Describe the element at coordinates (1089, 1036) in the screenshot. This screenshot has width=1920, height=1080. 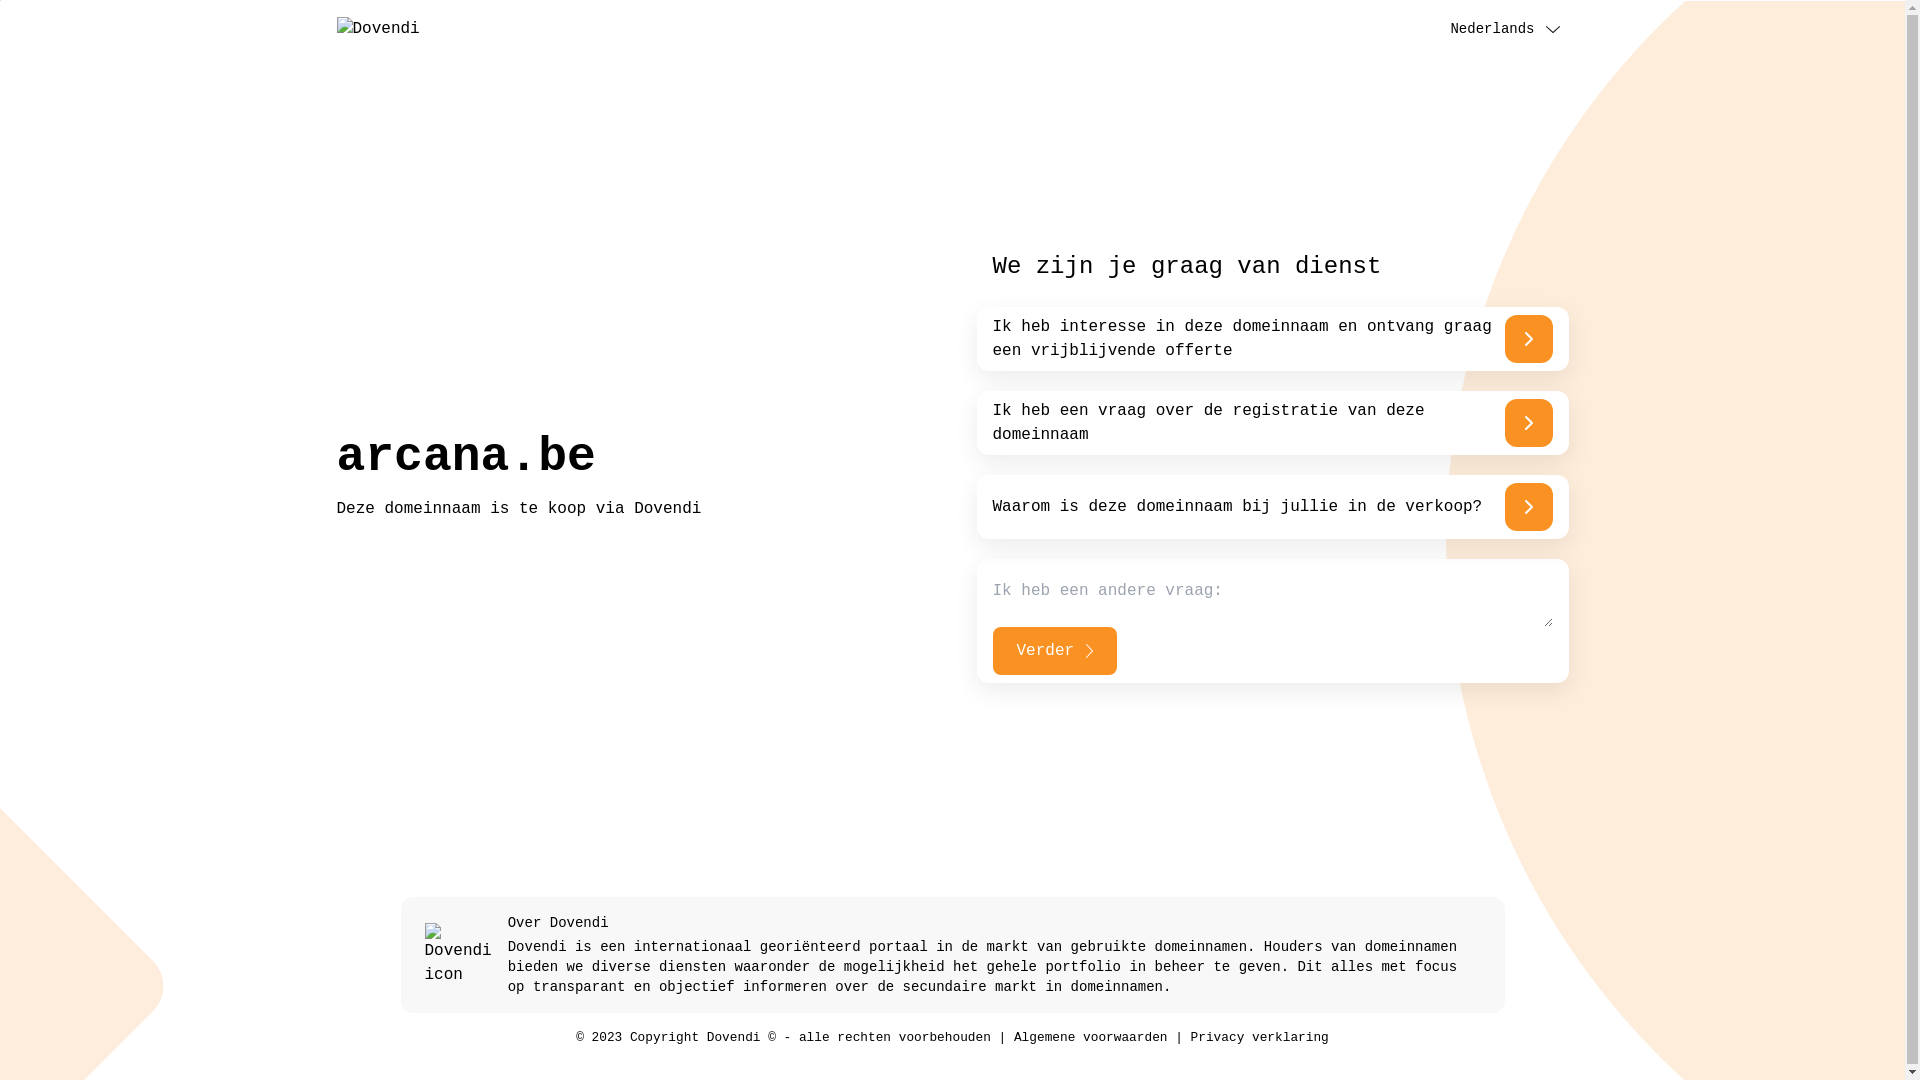
I see `'Algemene voorwaarden'` at that location.